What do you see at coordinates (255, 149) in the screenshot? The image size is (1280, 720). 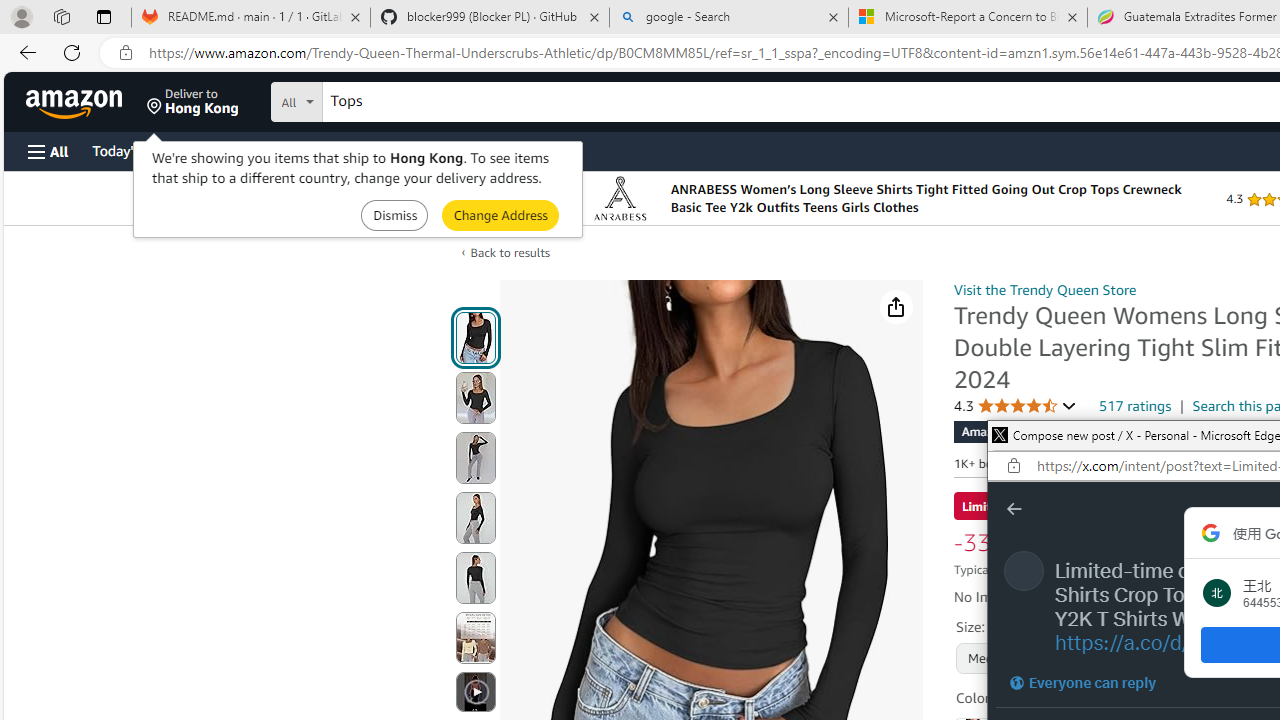 I see `'Customer Service'` at bounding box center [255, 149].